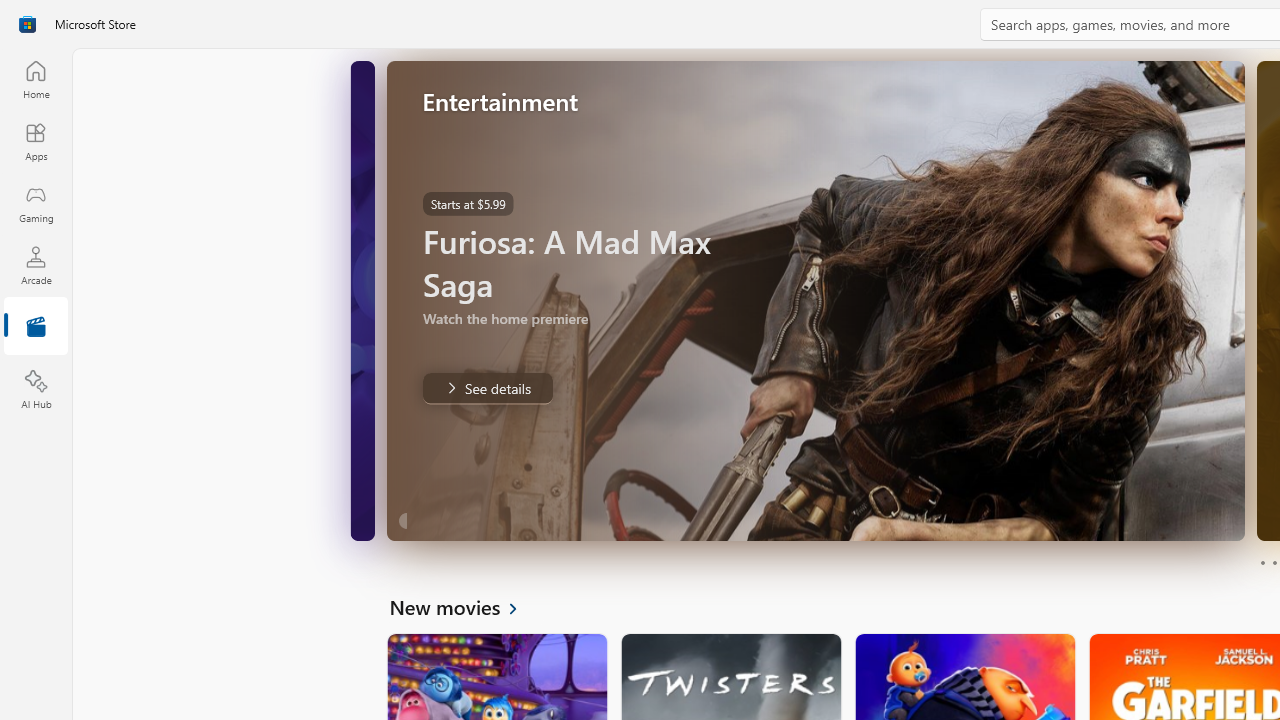 The image size is (1280, 720). I want to click on 'AI Hub', so click(35, 390).